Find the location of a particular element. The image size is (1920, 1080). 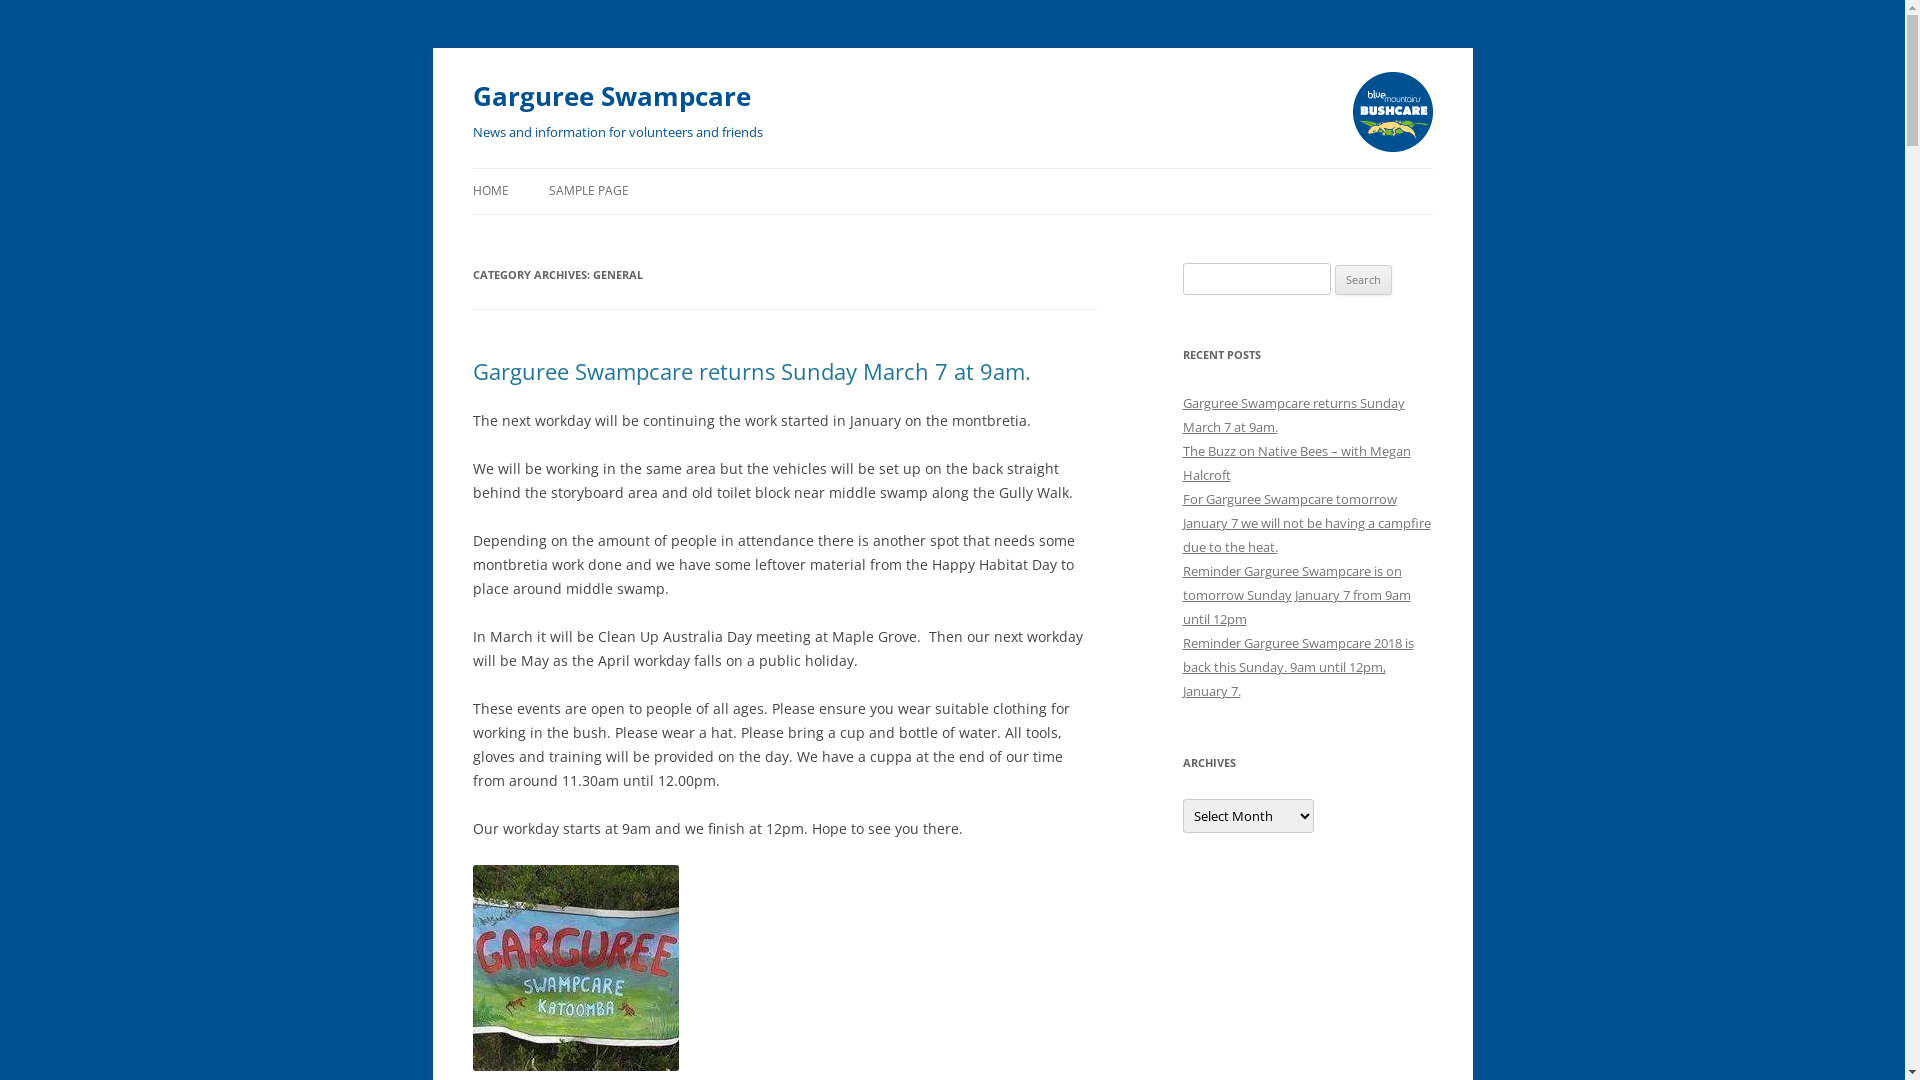

'SAMPLE PAGE' is located at coordinates (587, 191).